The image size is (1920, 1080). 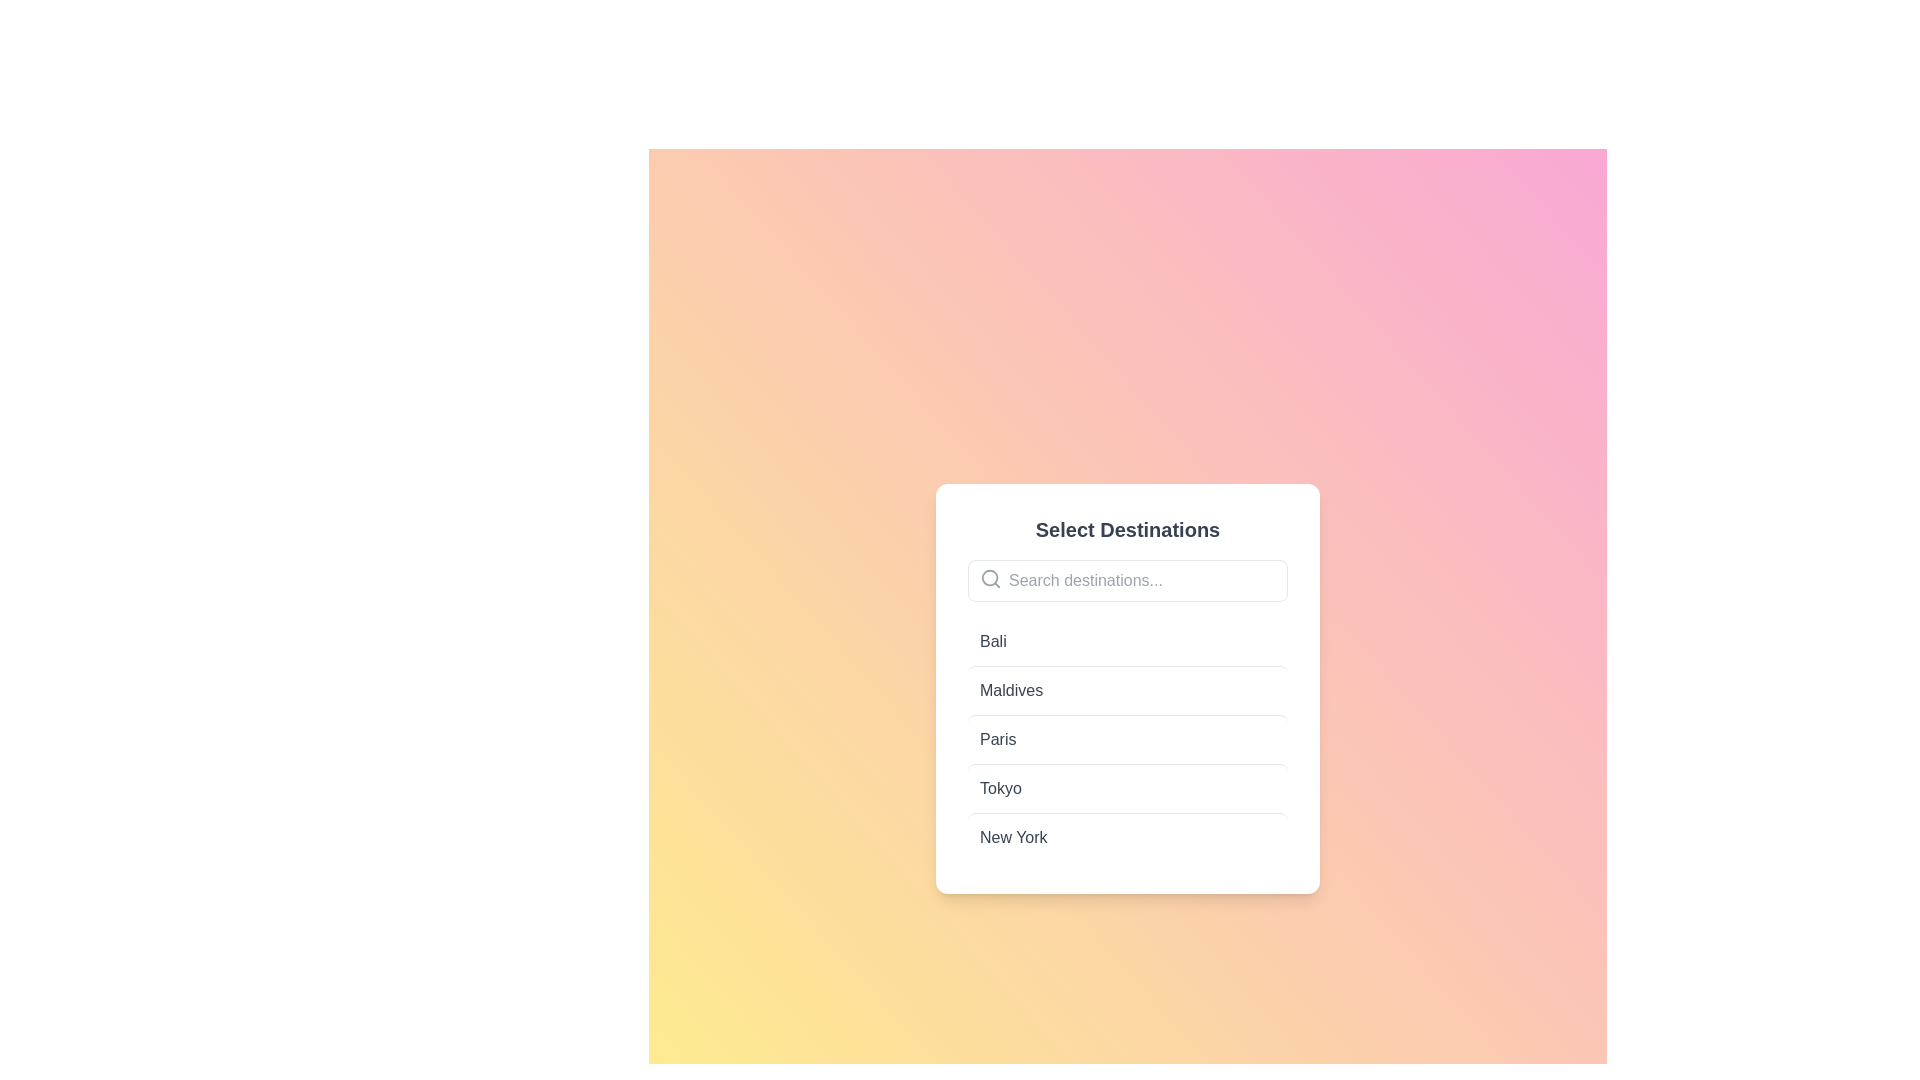 What do you see at coordinates (1000, 788) in the screenshot?
I see `the 'Tokyo' text label, which is the fourth selectable destination in the list under 'Select Destinations'` at bounding box center [1000, 788].